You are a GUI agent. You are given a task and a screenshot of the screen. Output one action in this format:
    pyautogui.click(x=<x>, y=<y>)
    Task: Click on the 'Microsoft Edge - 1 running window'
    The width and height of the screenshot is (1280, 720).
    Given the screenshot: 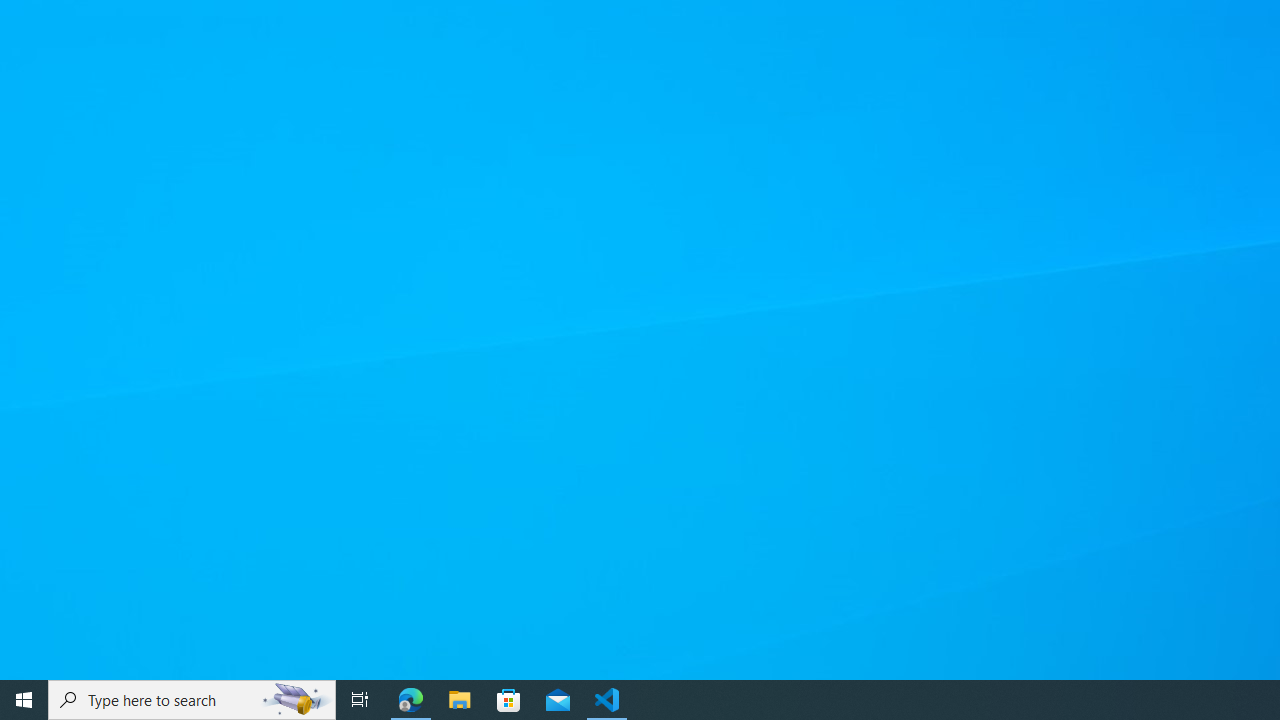 What is the action you would take?
    pyautogui.click(x=410, y=698)
    